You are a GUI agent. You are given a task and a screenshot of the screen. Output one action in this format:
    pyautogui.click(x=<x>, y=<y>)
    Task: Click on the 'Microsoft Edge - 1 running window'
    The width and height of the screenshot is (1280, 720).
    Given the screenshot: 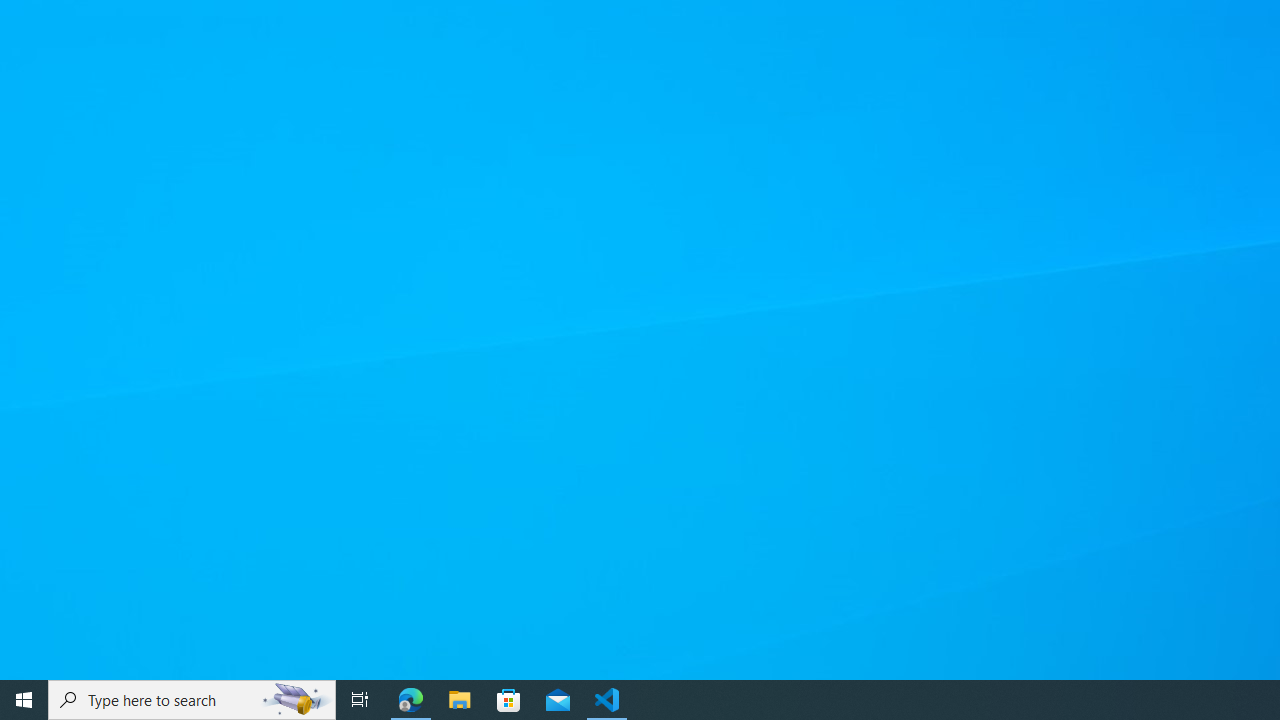 What is the action you would take?
    pyautogui.click(x=410, y=698)
    